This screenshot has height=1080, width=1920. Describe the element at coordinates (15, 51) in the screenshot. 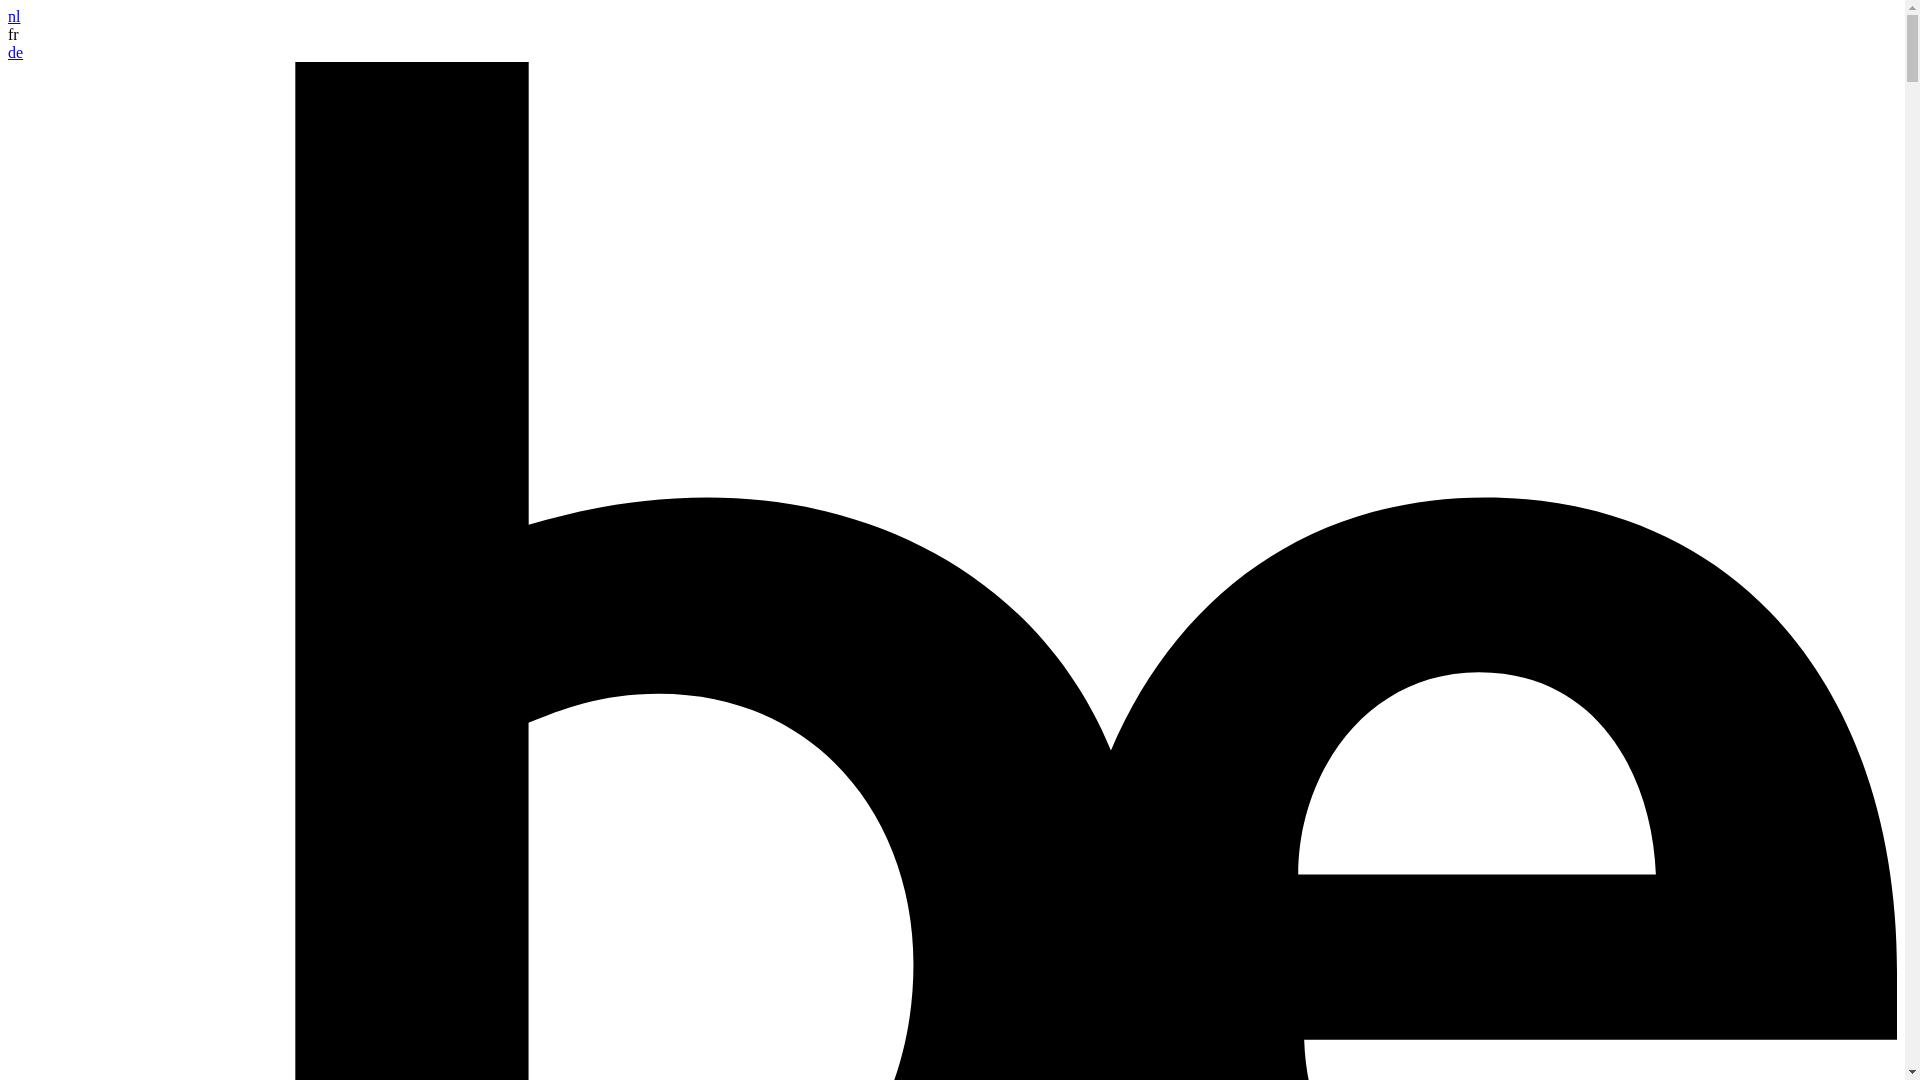

I see `'de'` at that location.